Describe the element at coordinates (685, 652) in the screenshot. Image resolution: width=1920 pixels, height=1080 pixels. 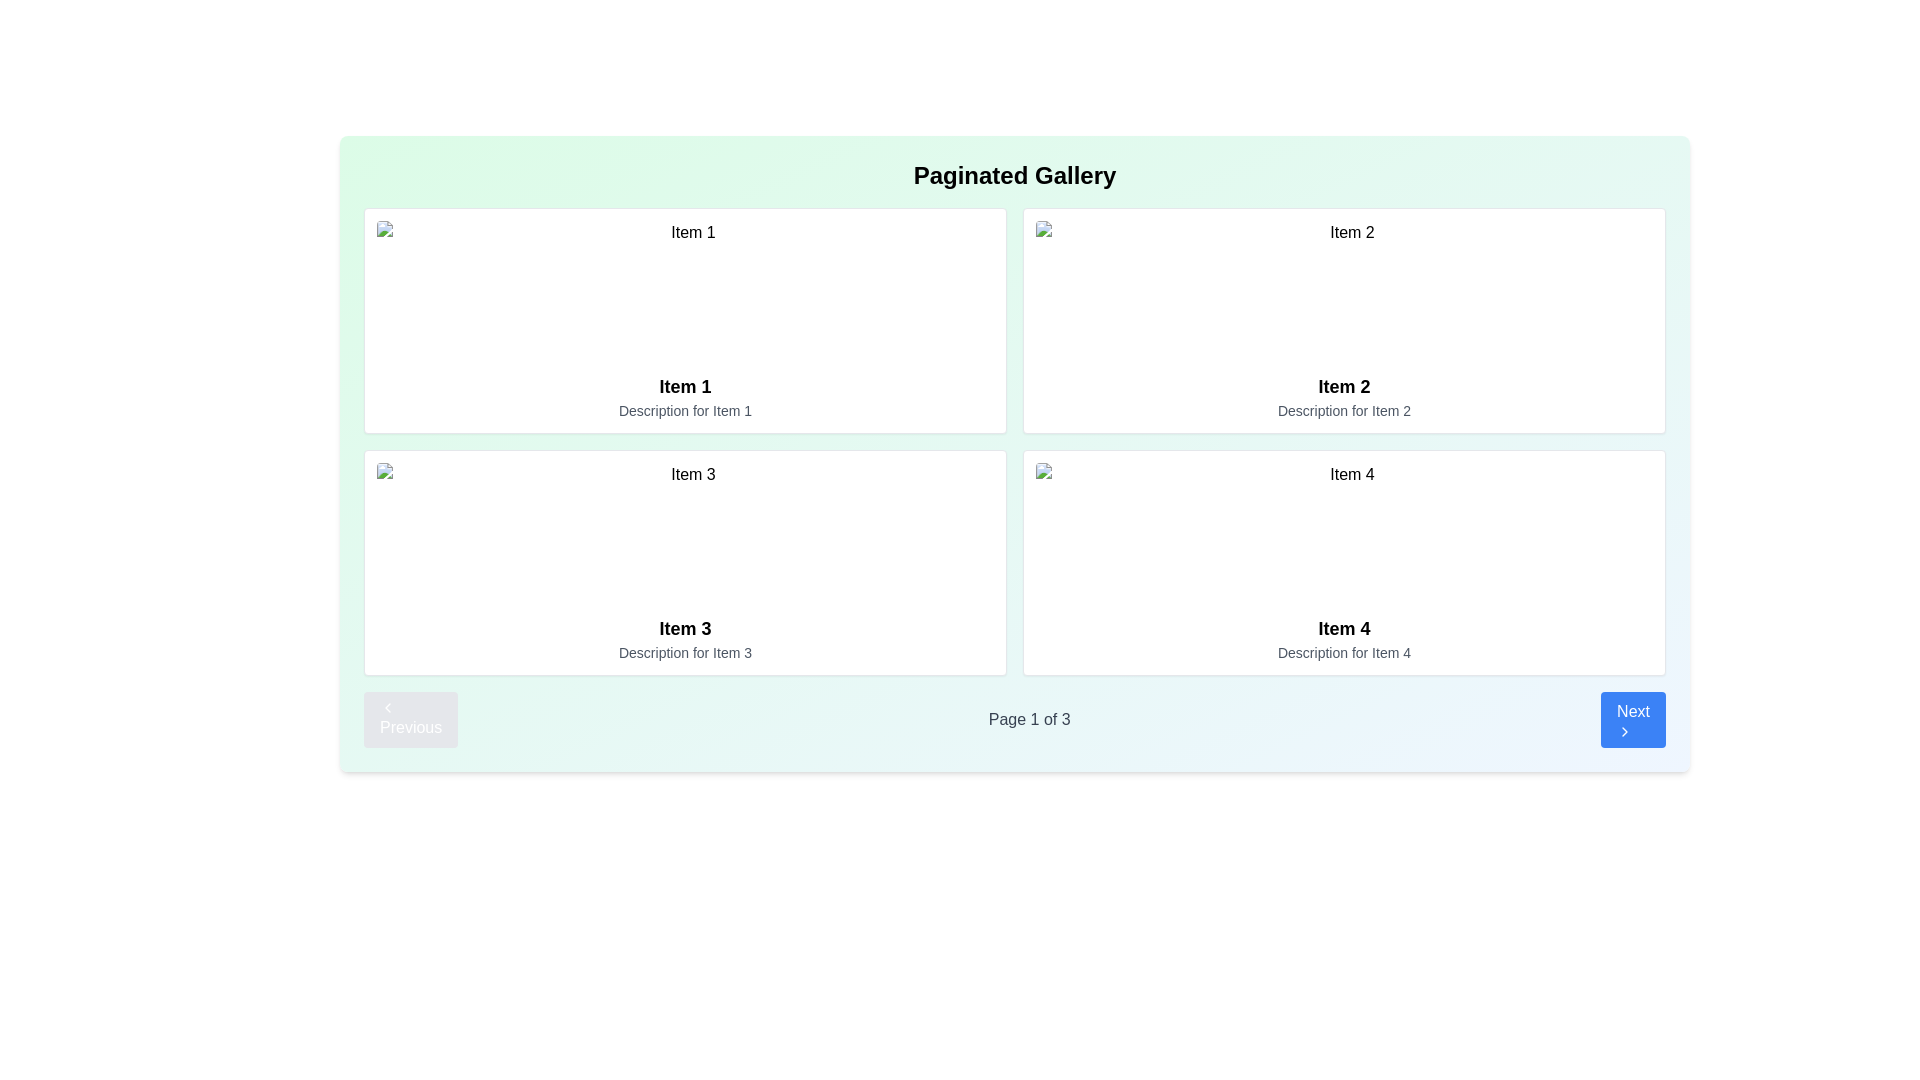
I see `the text label reading 'Description for Item 3' located at the bottom of the card for 'Item 3' in the bottom-left grid of the page` at that location.